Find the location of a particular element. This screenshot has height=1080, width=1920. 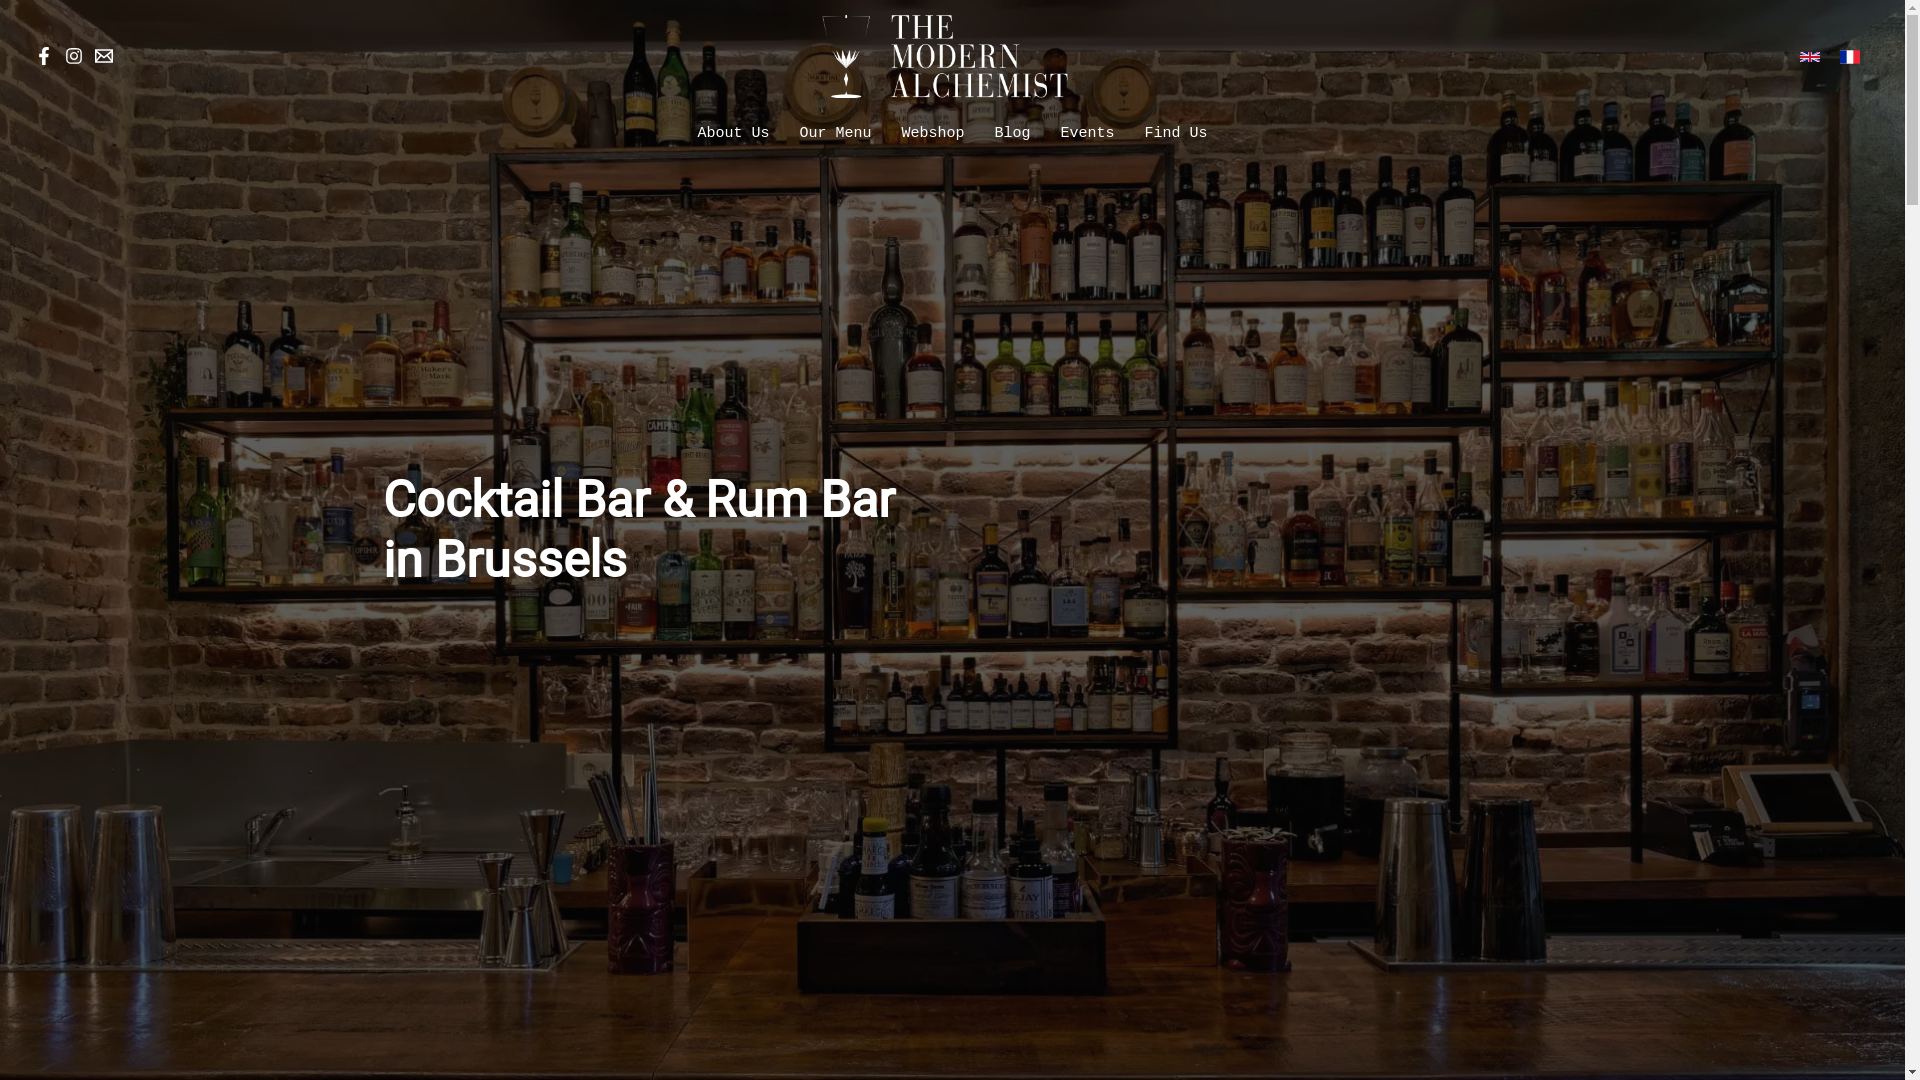

'Events' is located at coordinates (1087, 133).